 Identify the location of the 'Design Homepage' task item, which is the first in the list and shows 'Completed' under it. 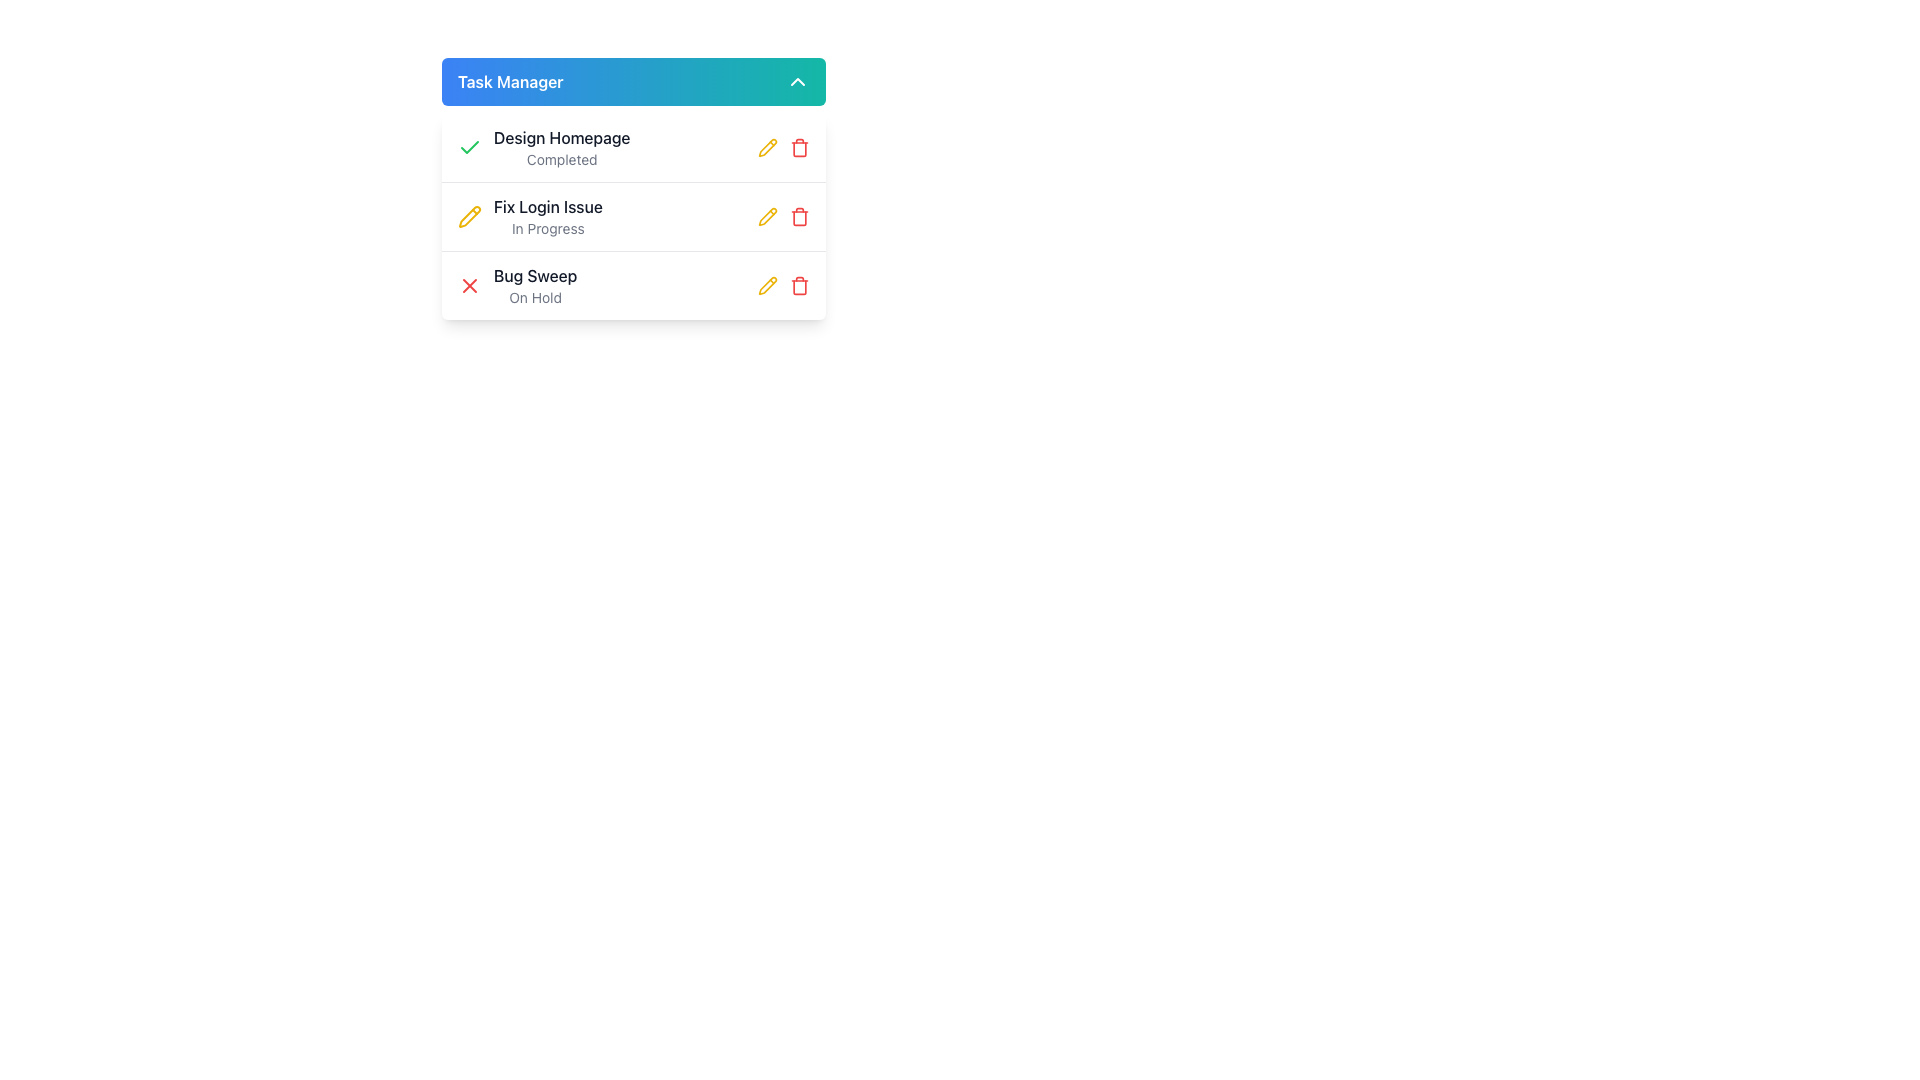
(560, 146).